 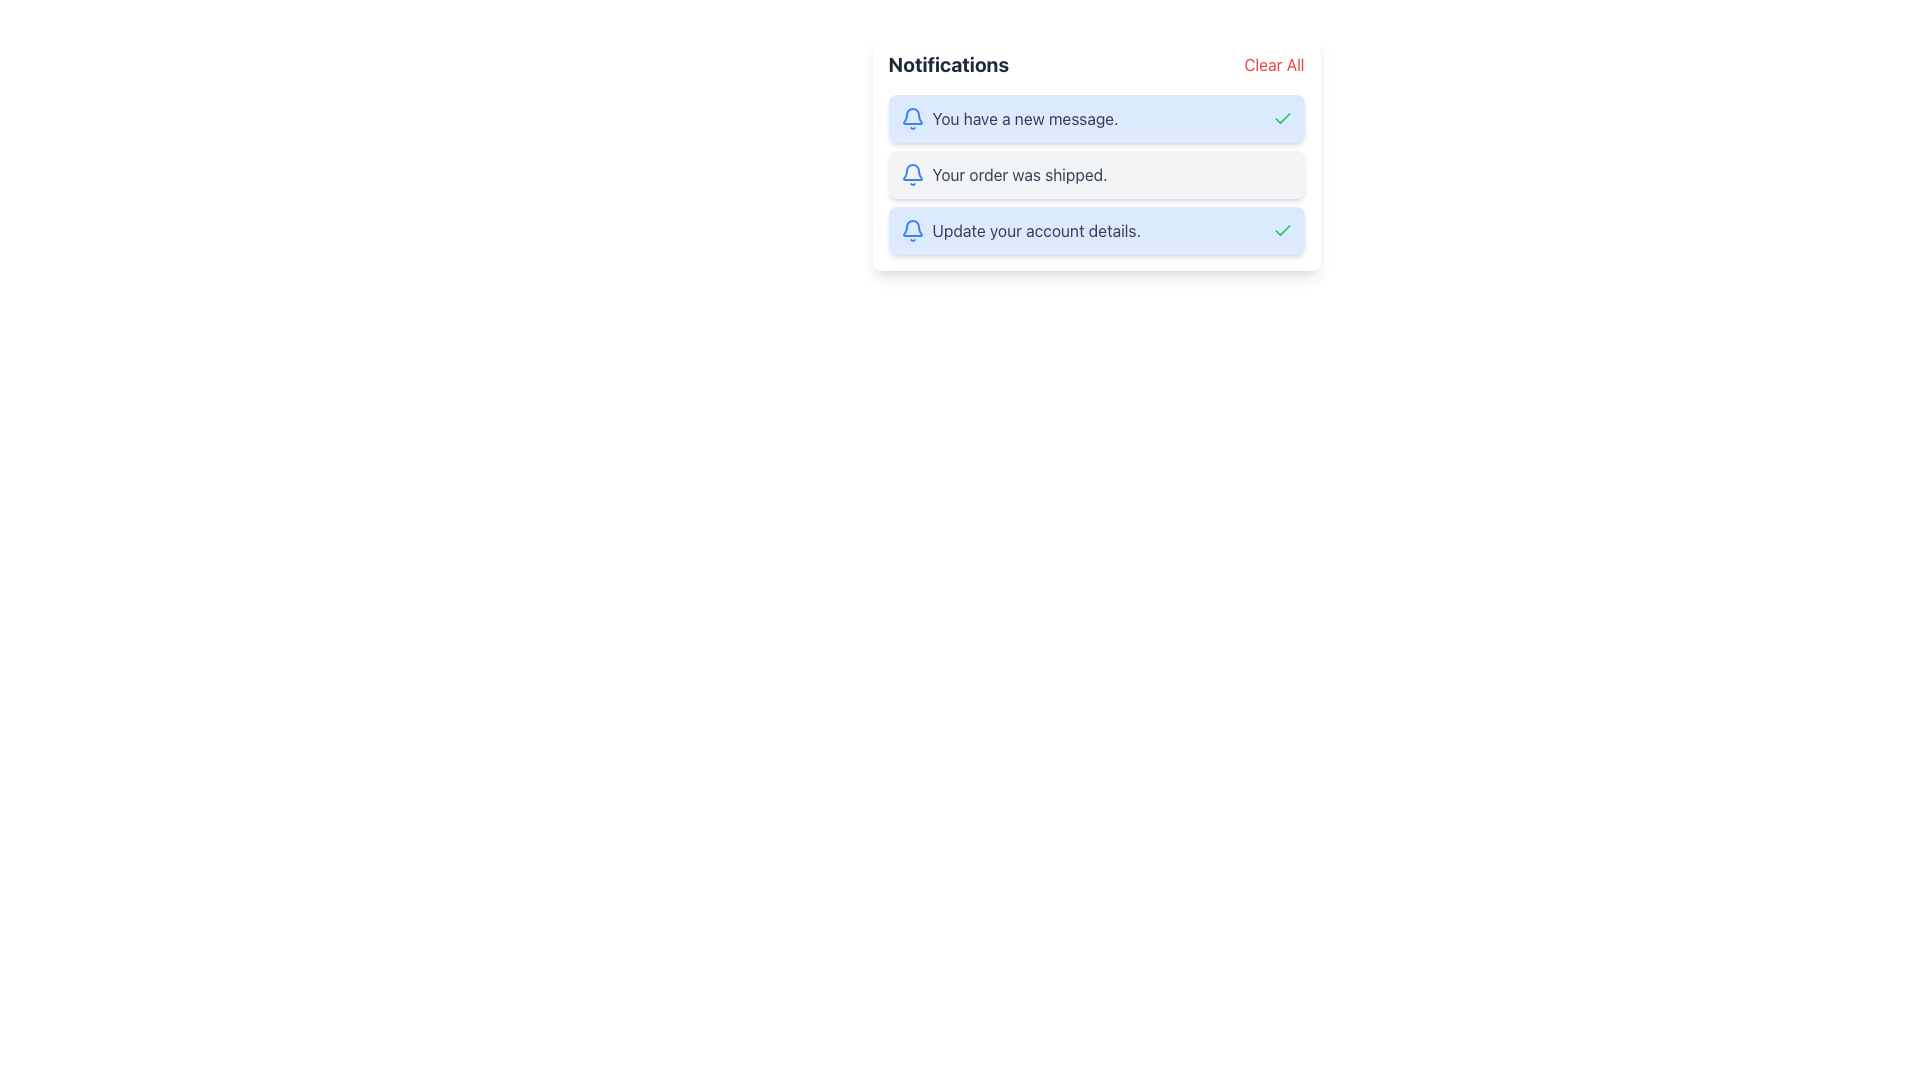 What do you see at coordinates (1282, 230) in the screenshot?
I see `the confirmation icon located at the far-right end of the third notification item that contains the text 'Update your account details.' to mark it as completed` at bounding box center [1282, 230].